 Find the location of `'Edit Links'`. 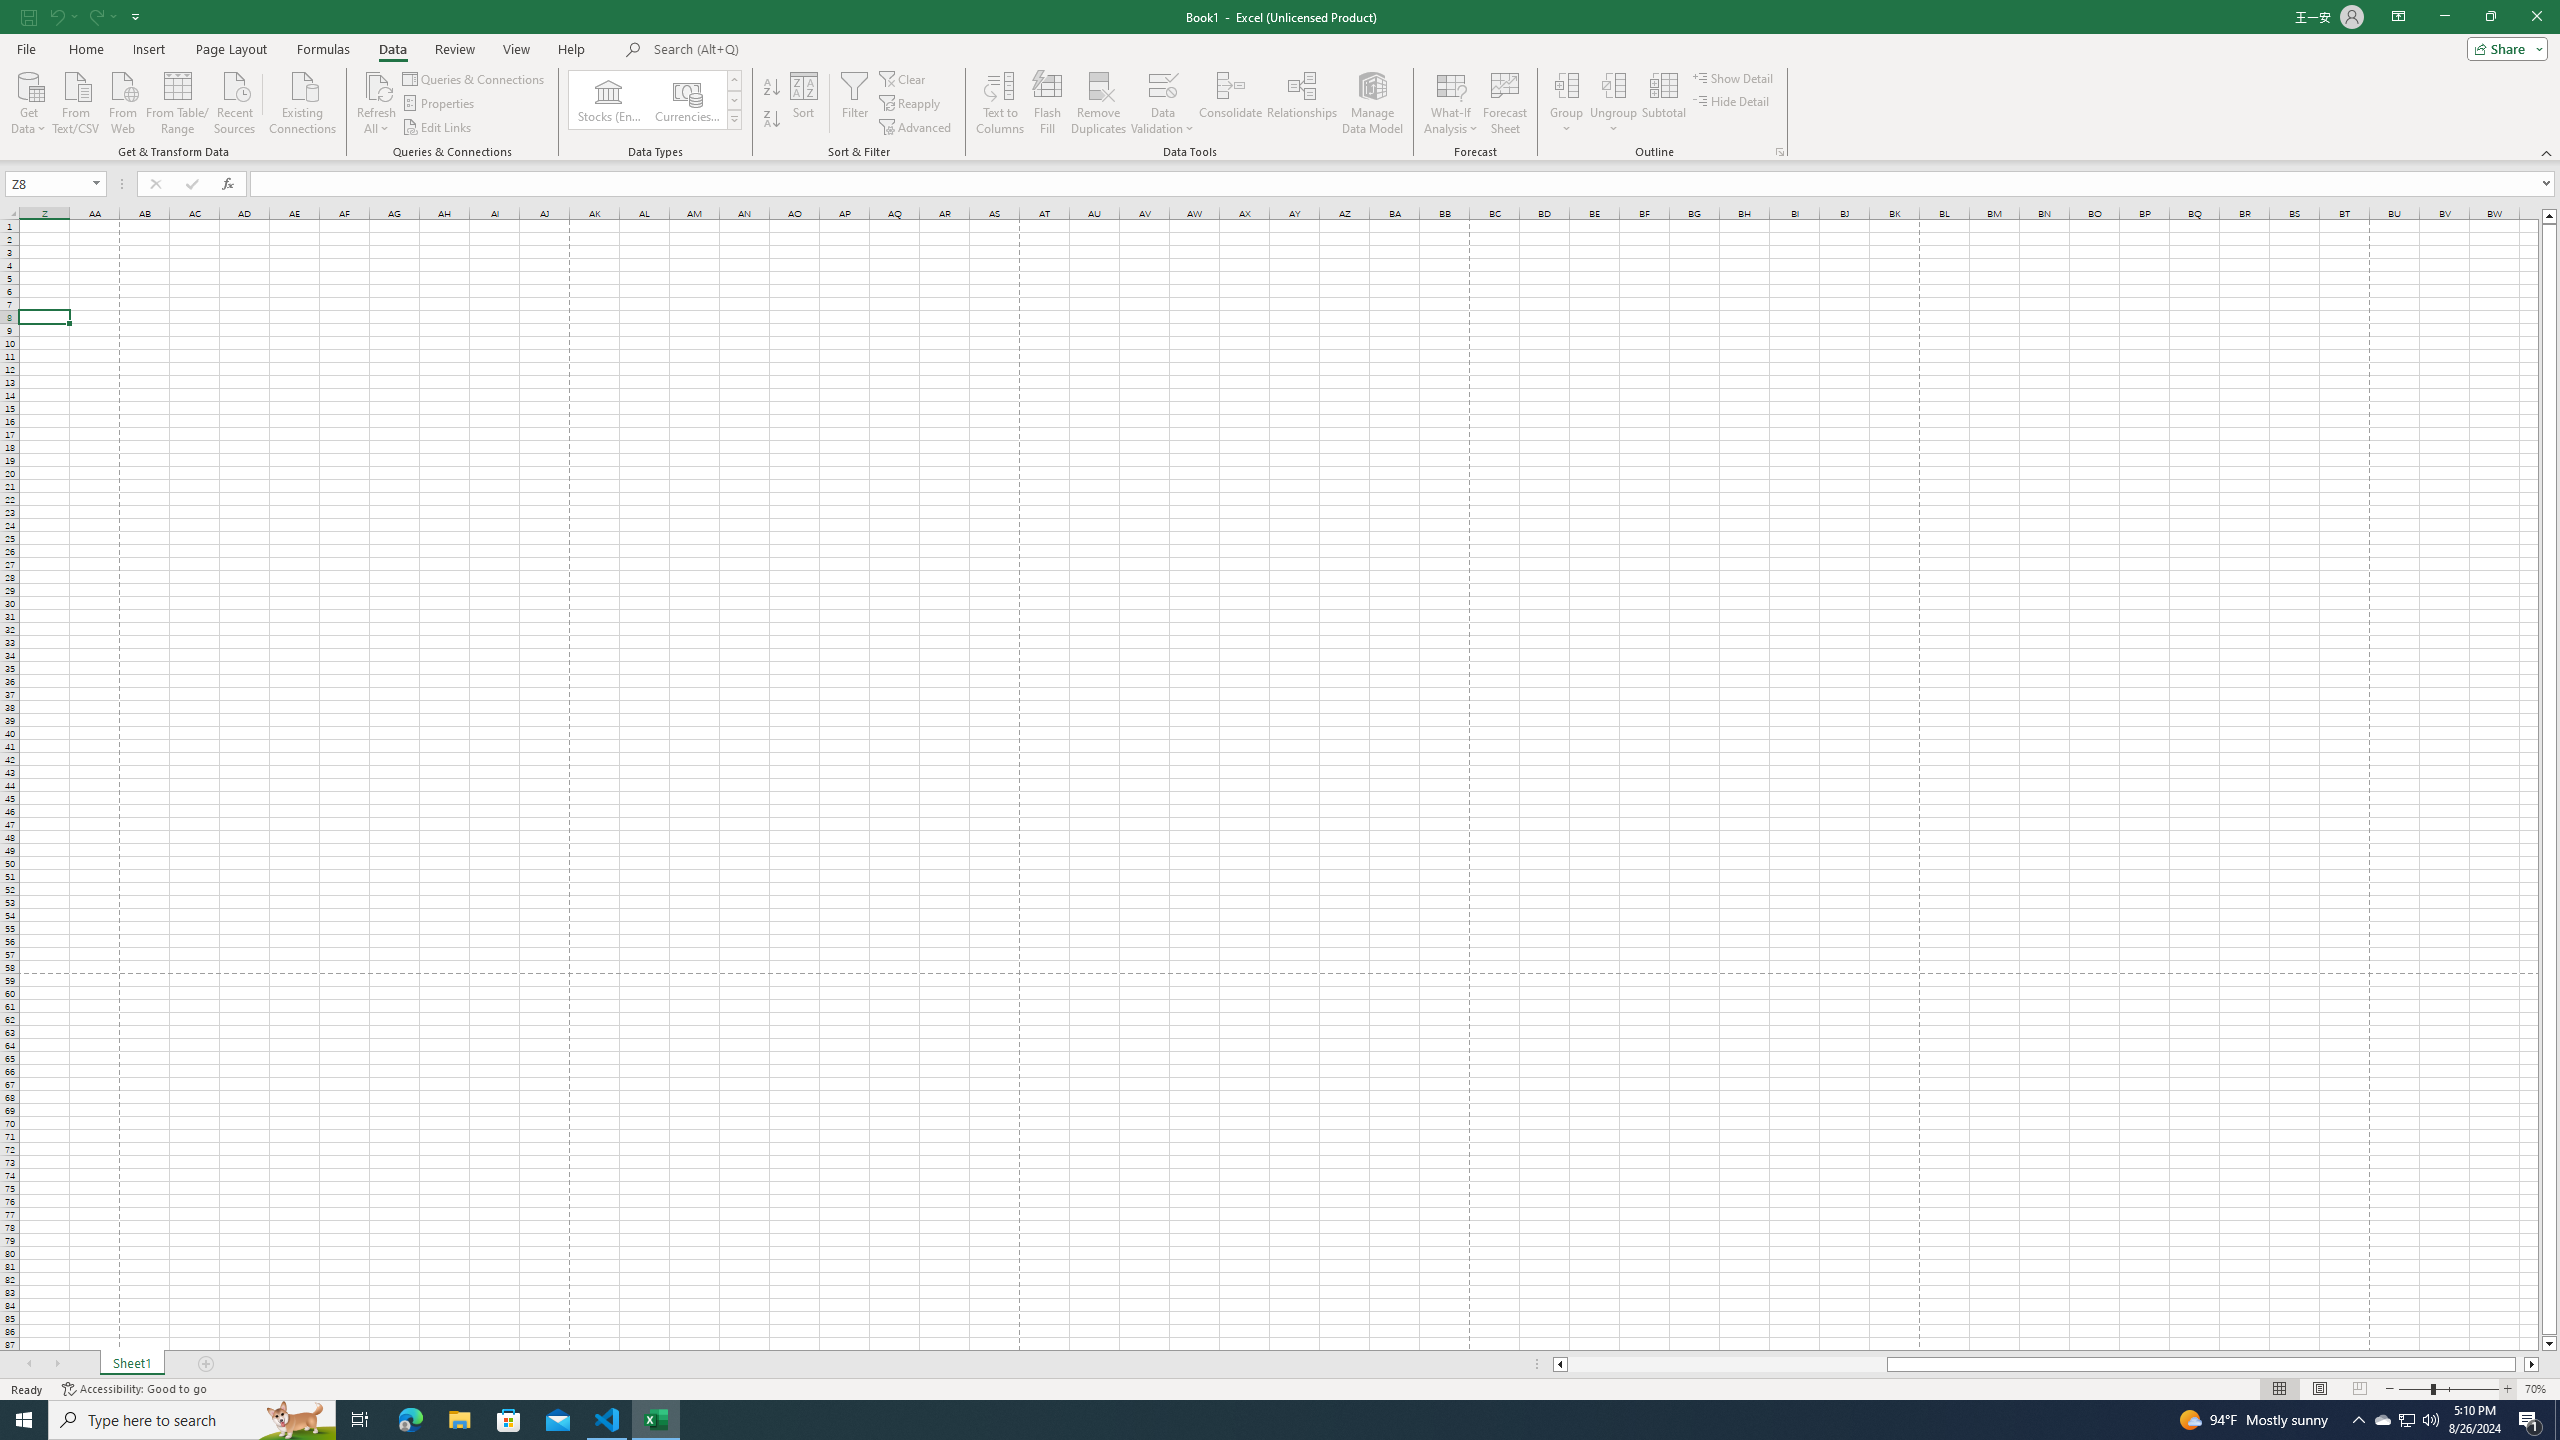

'Edit Links' is located at coordinates (439, 127).